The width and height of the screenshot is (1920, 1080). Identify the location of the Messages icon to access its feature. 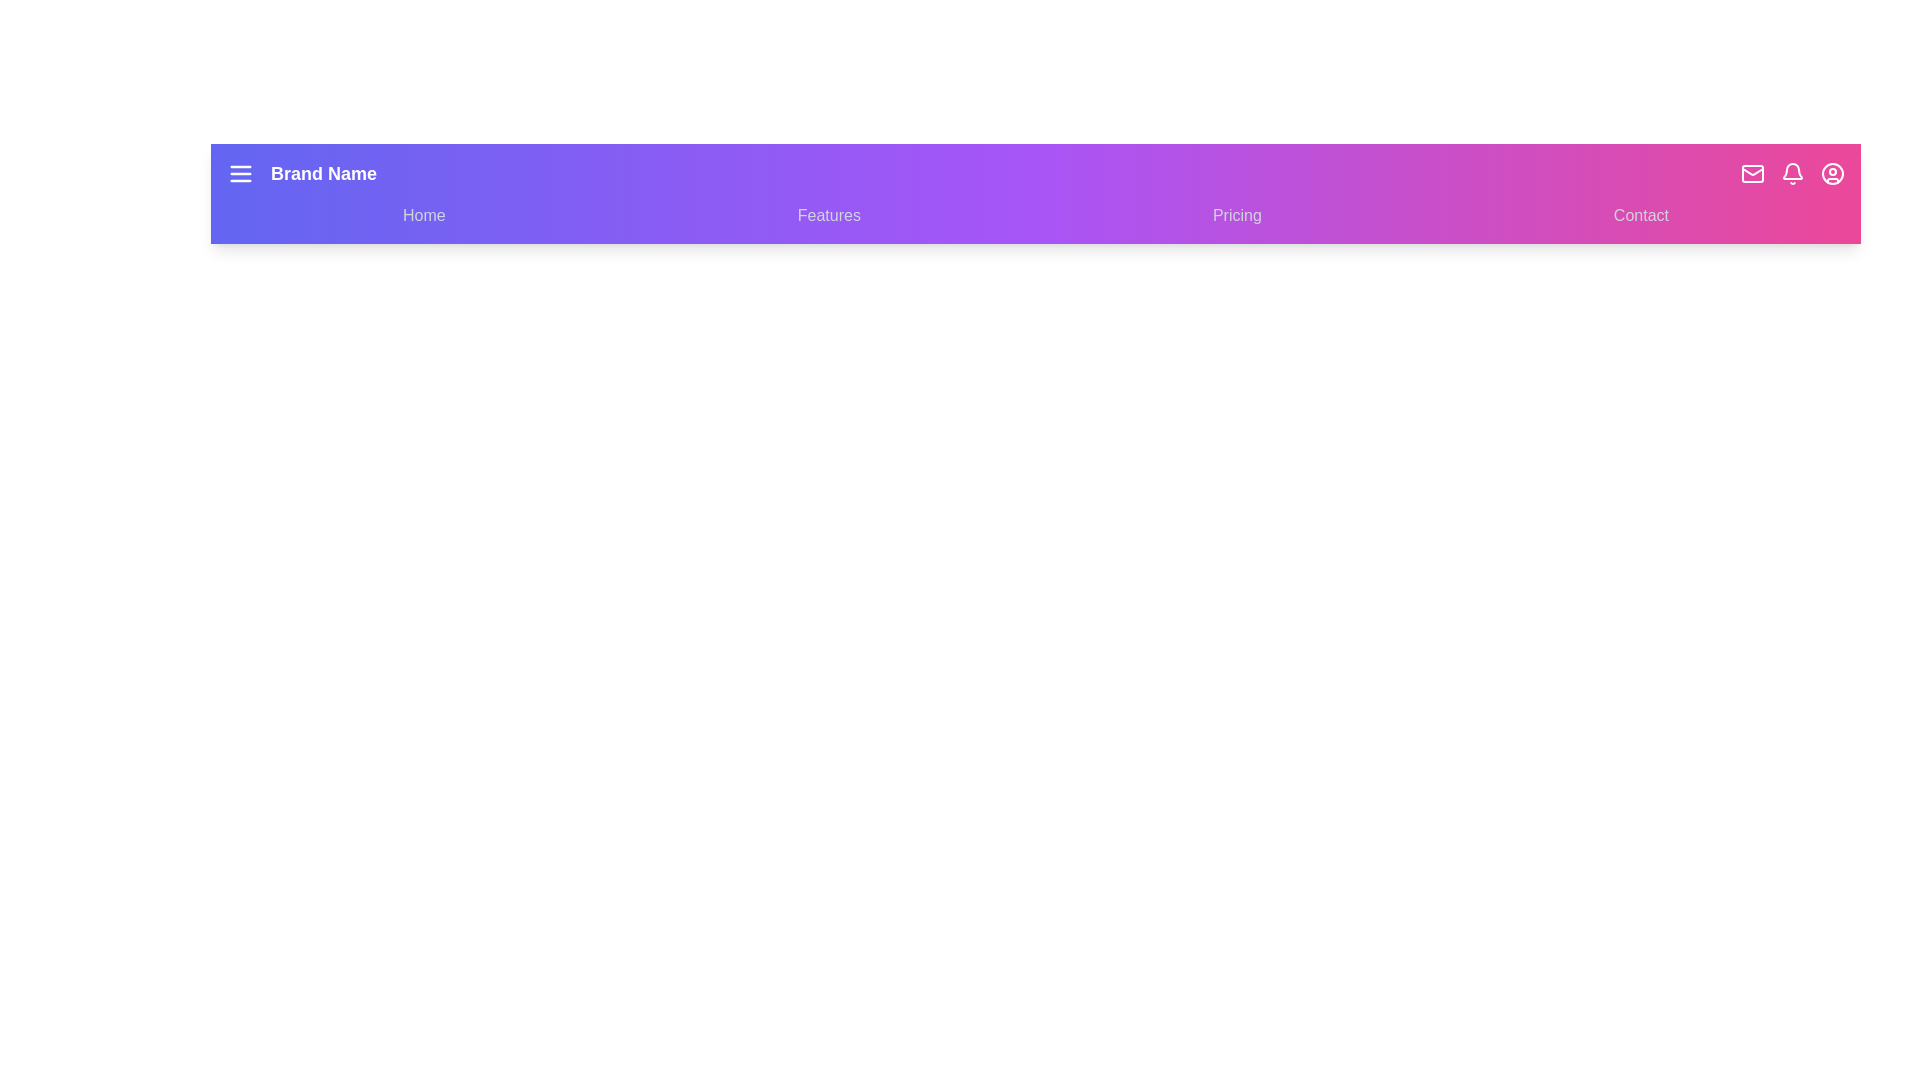
(1751, 172).